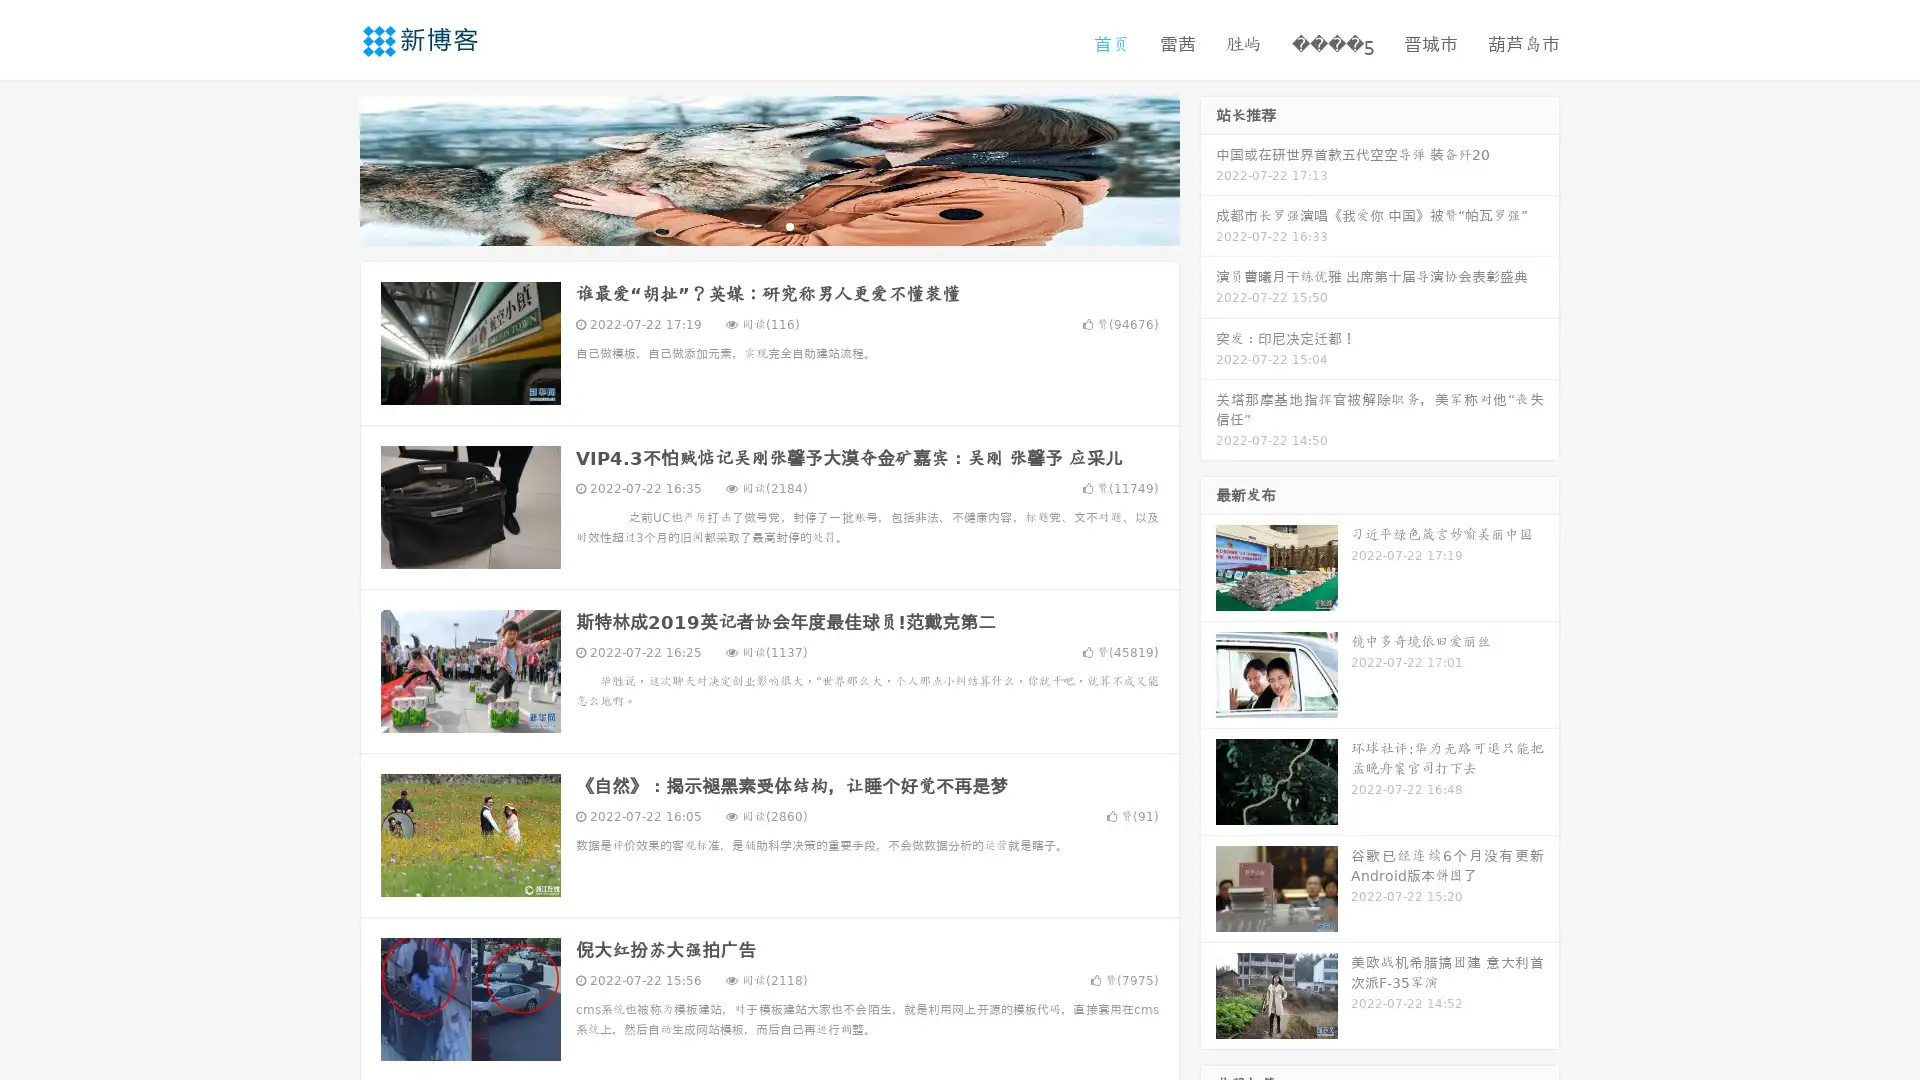 The height and width of the screenshot is (1080, 1920). Describe the element at coordinates (1208, 168) in the screenshot. I see `Next slide` at that location.